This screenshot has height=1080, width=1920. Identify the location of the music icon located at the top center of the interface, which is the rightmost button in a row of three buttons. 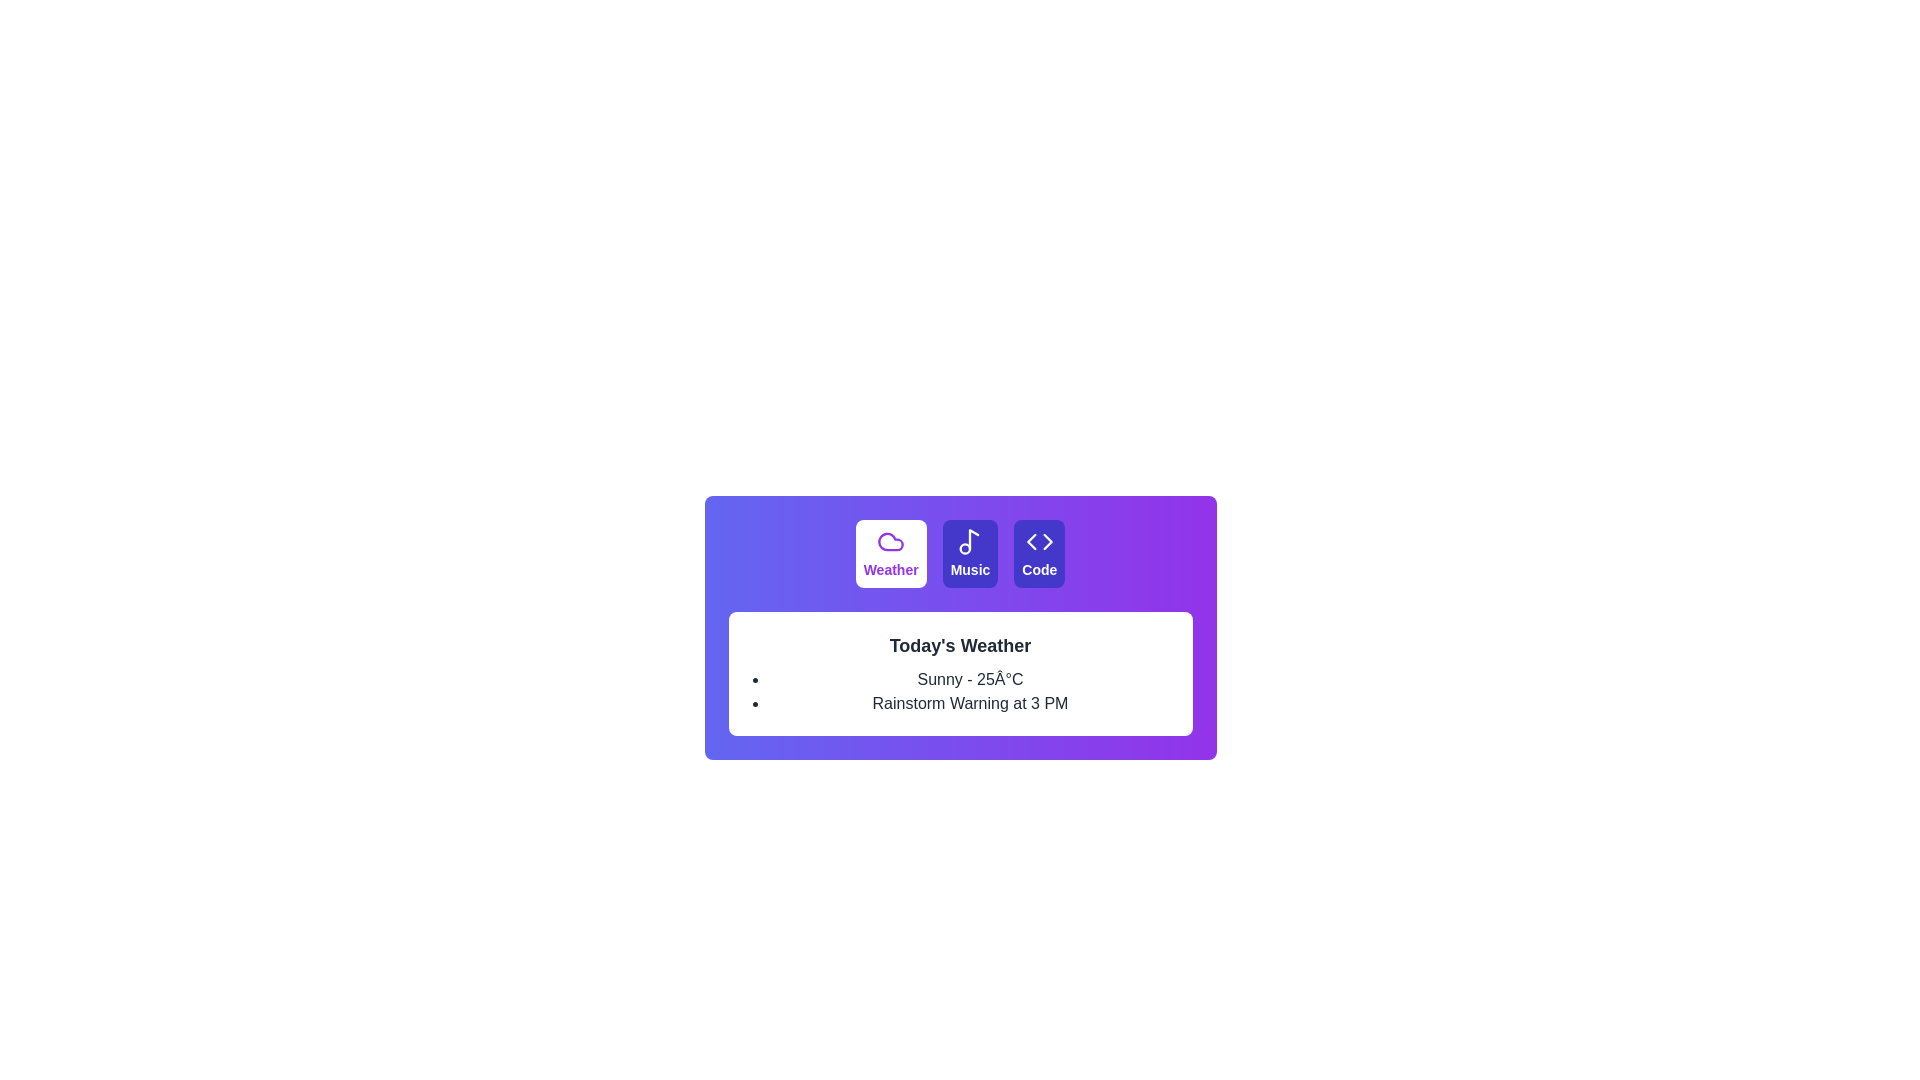
(974, 538).